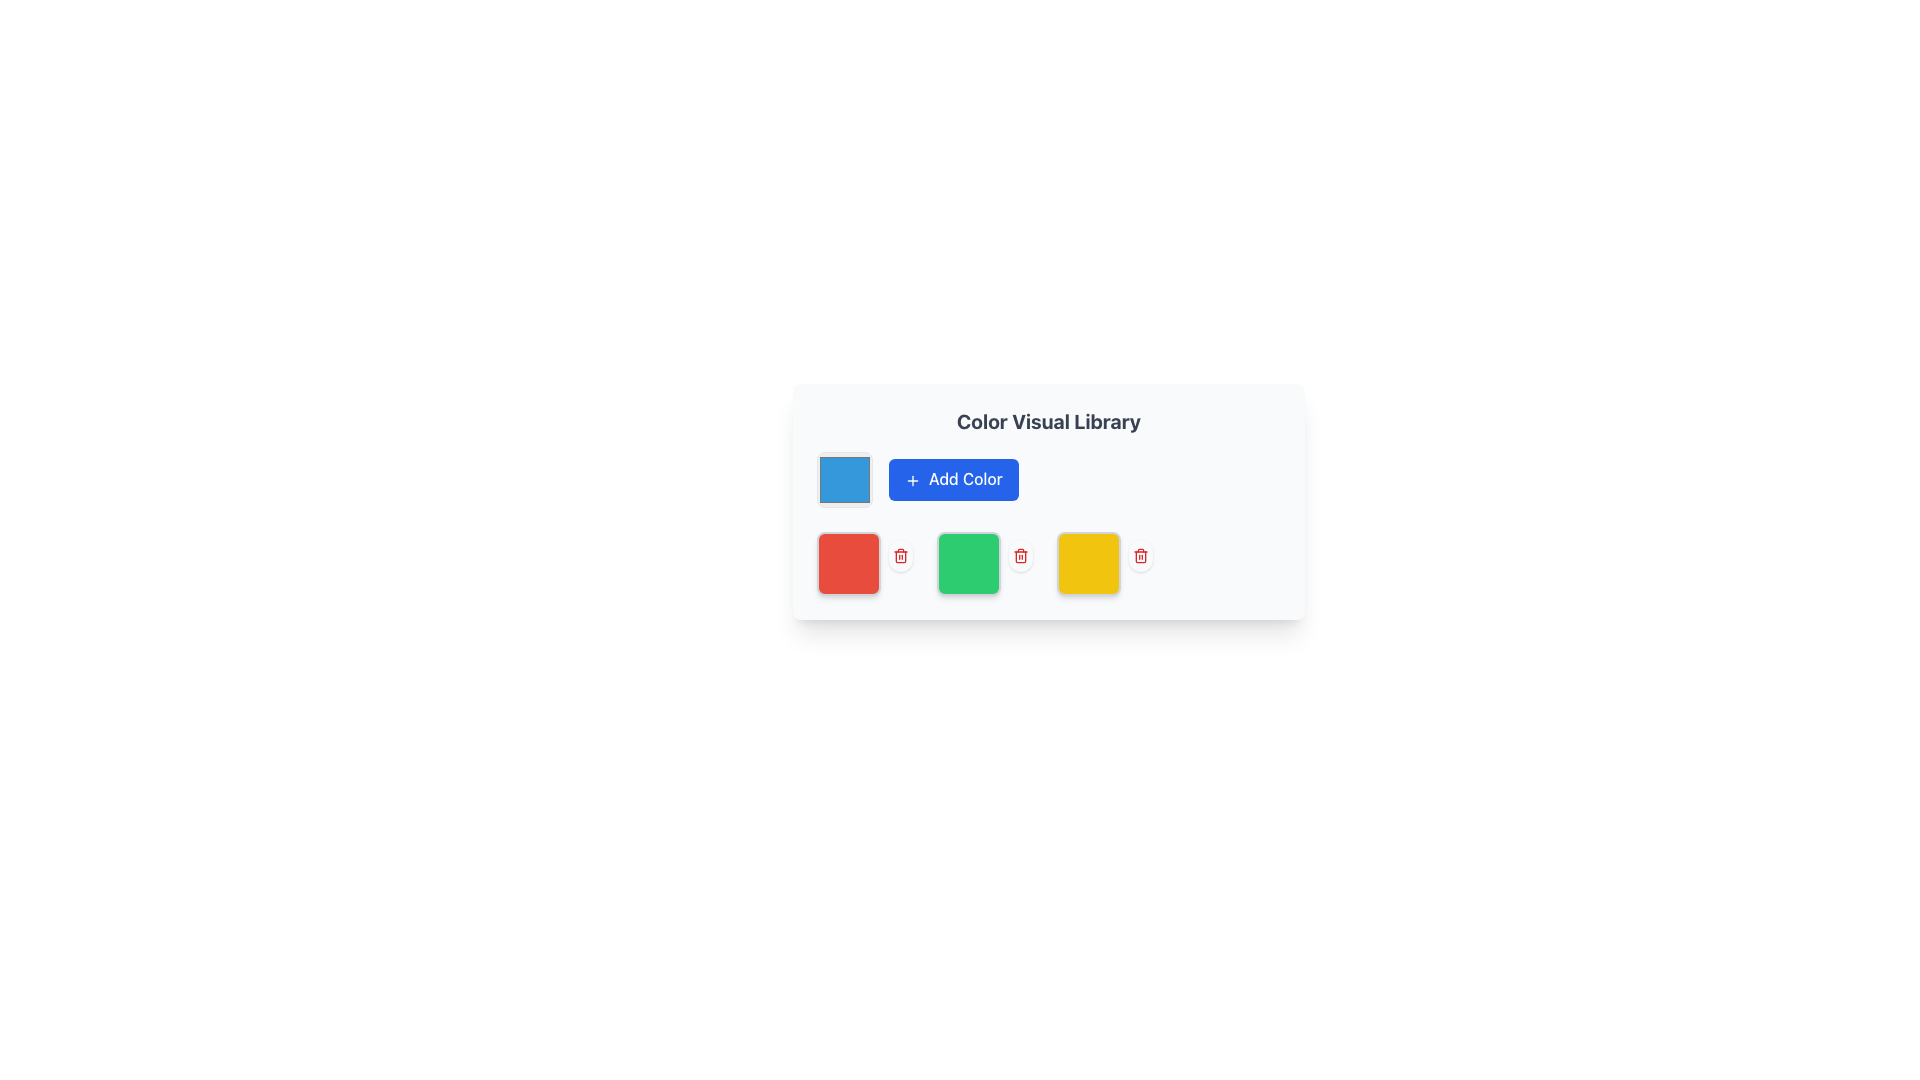 The image size is (1920, 1080). What do you see at coordinates (969, 563) in the screenshot?
I see `the green color swatch box with rounded corners located in the 'Color Visual Library', which is the third box from the left in the second row` at bounding box center [969, 563].